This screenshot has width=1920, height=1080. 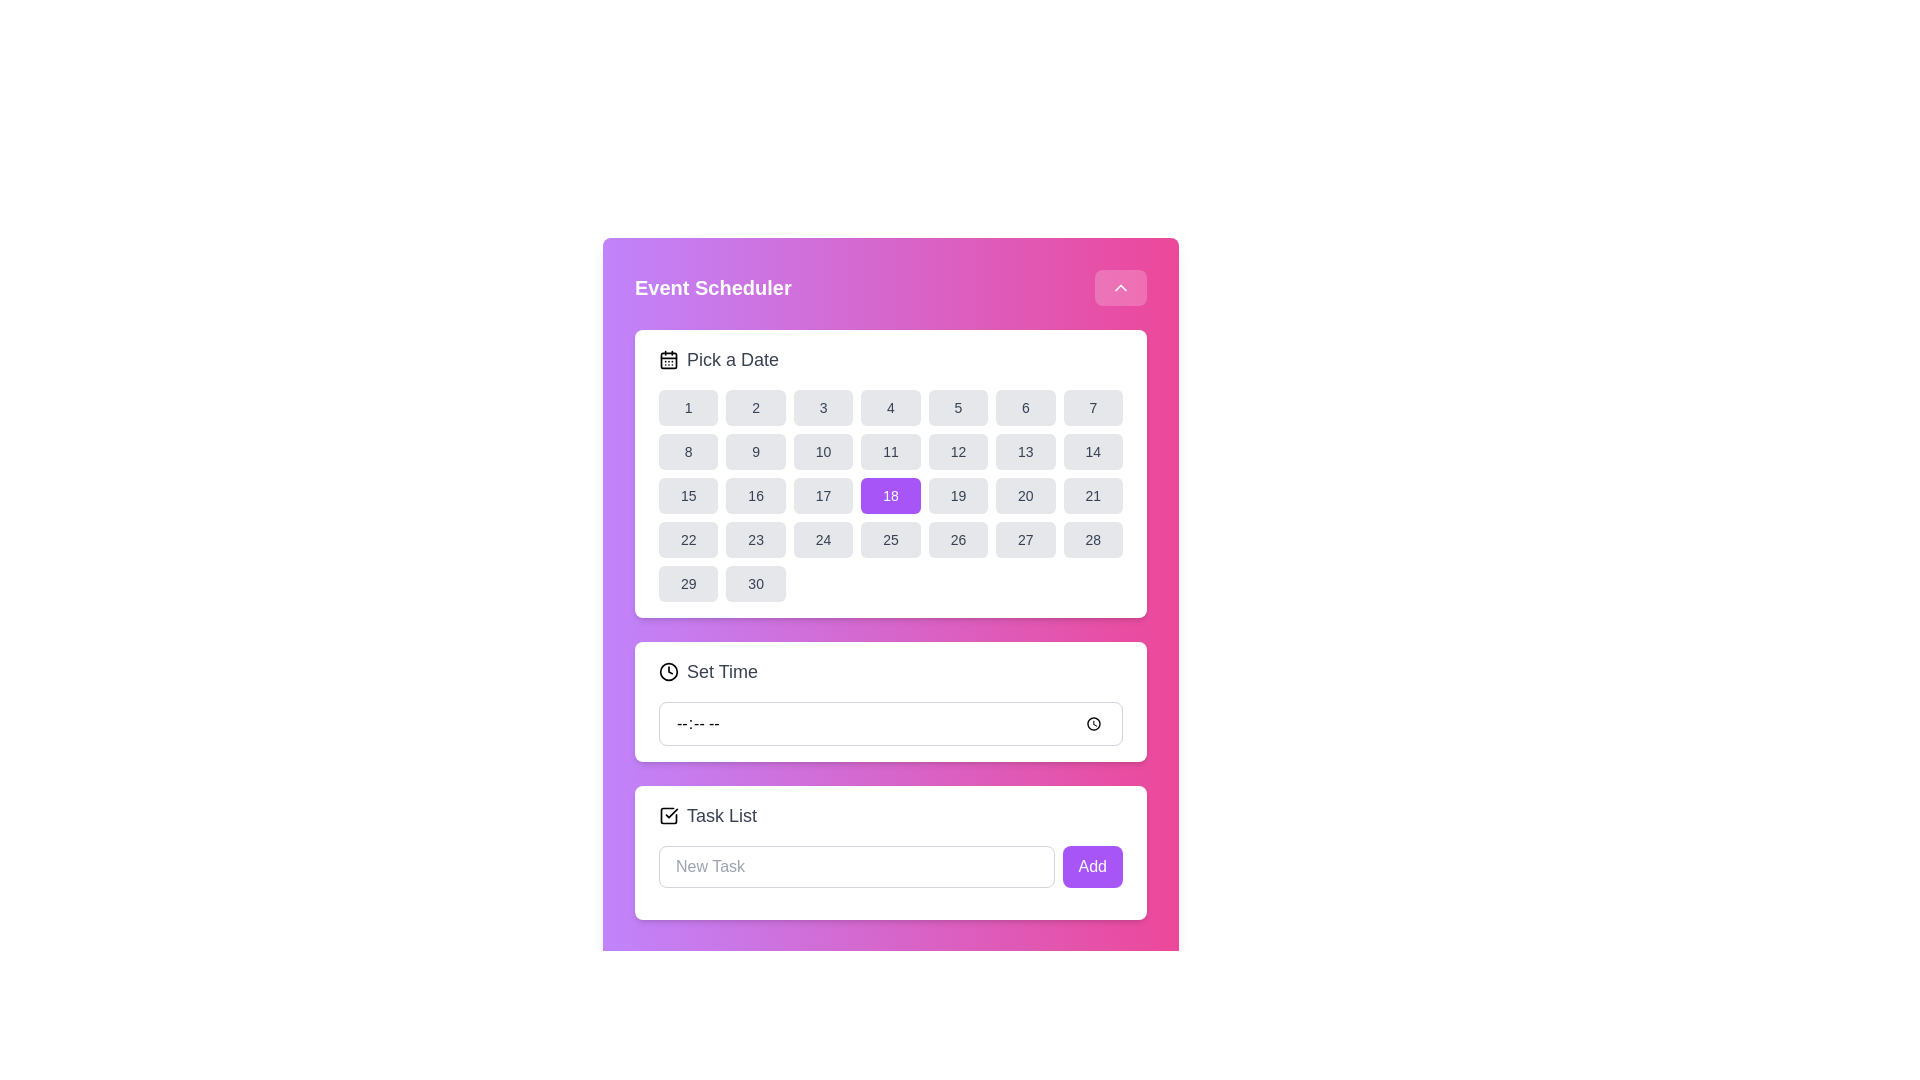 I want to click on the rounded rectangle input field for time input located in the 'Set Time' section by tabbing to it, so click(x=890, y=724).